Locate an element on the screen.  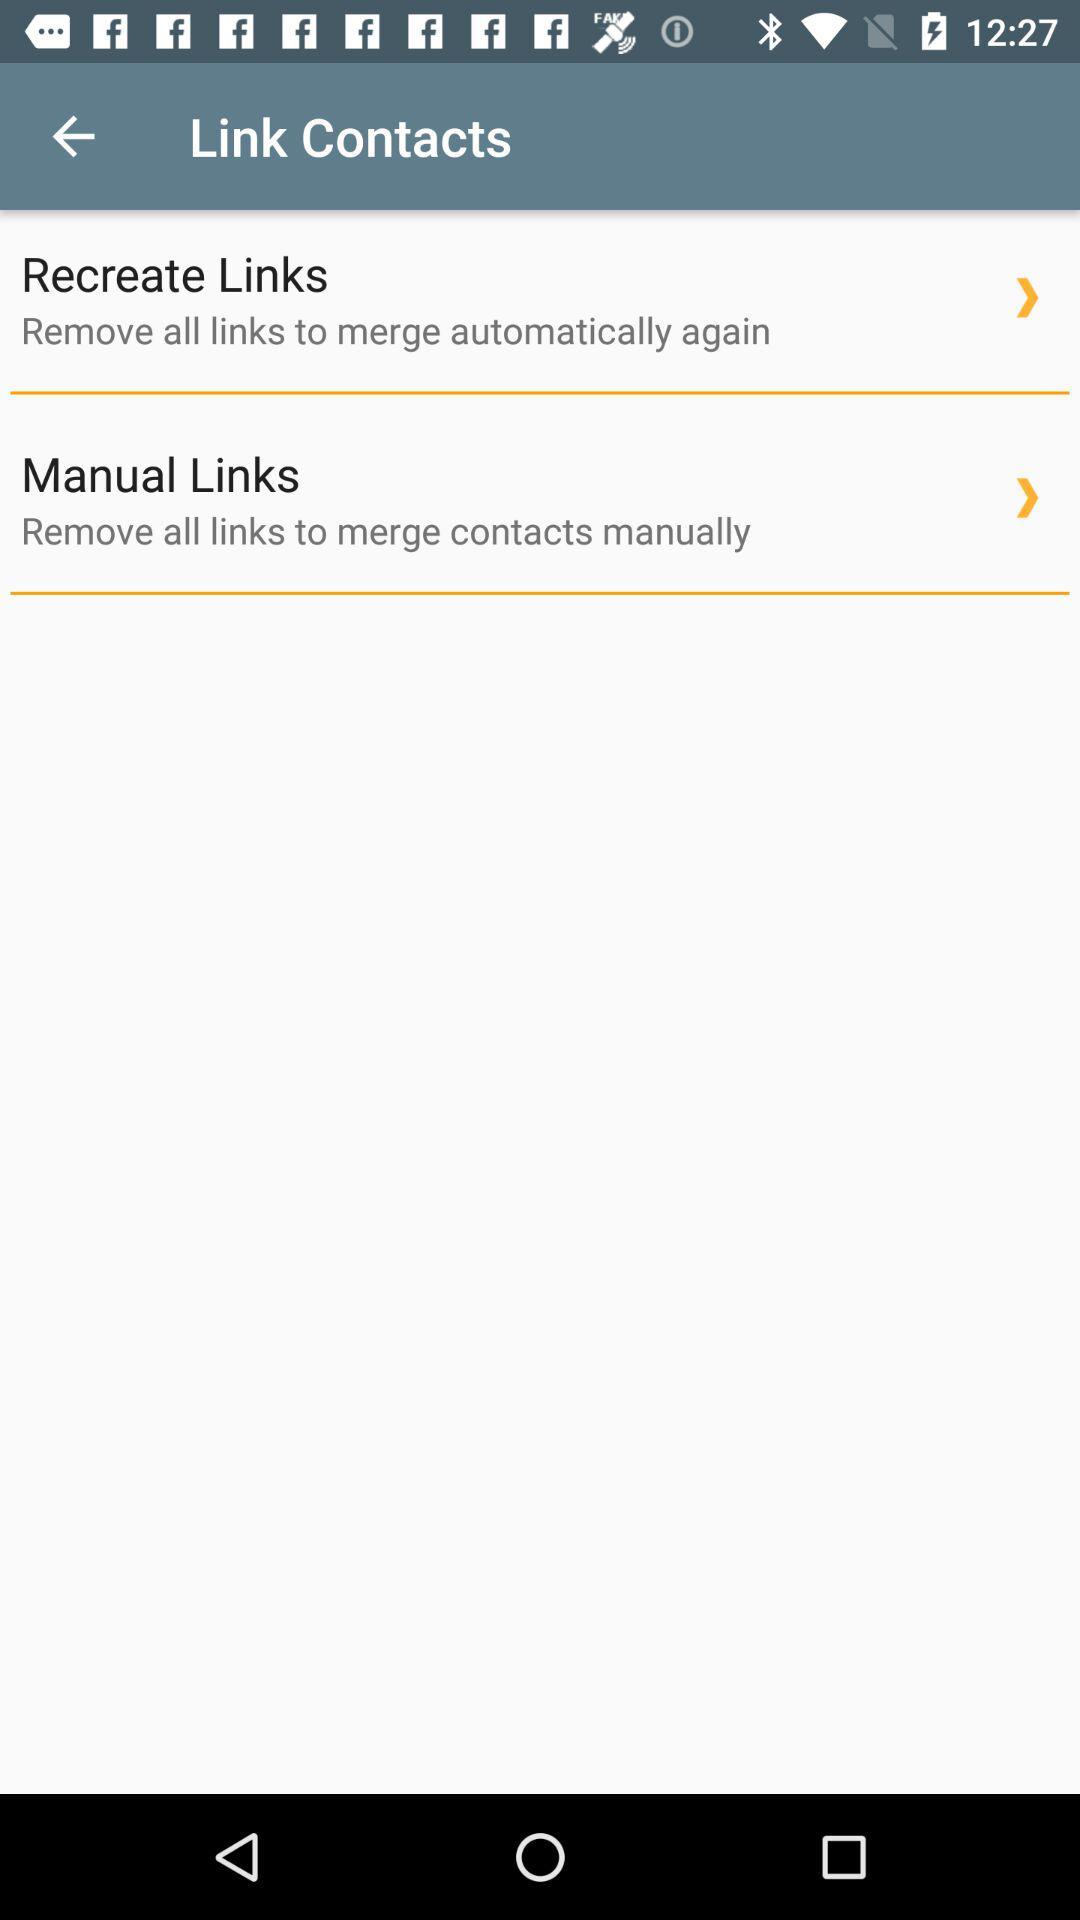
the item above recreate links icon is located at coordinates (72, 135).